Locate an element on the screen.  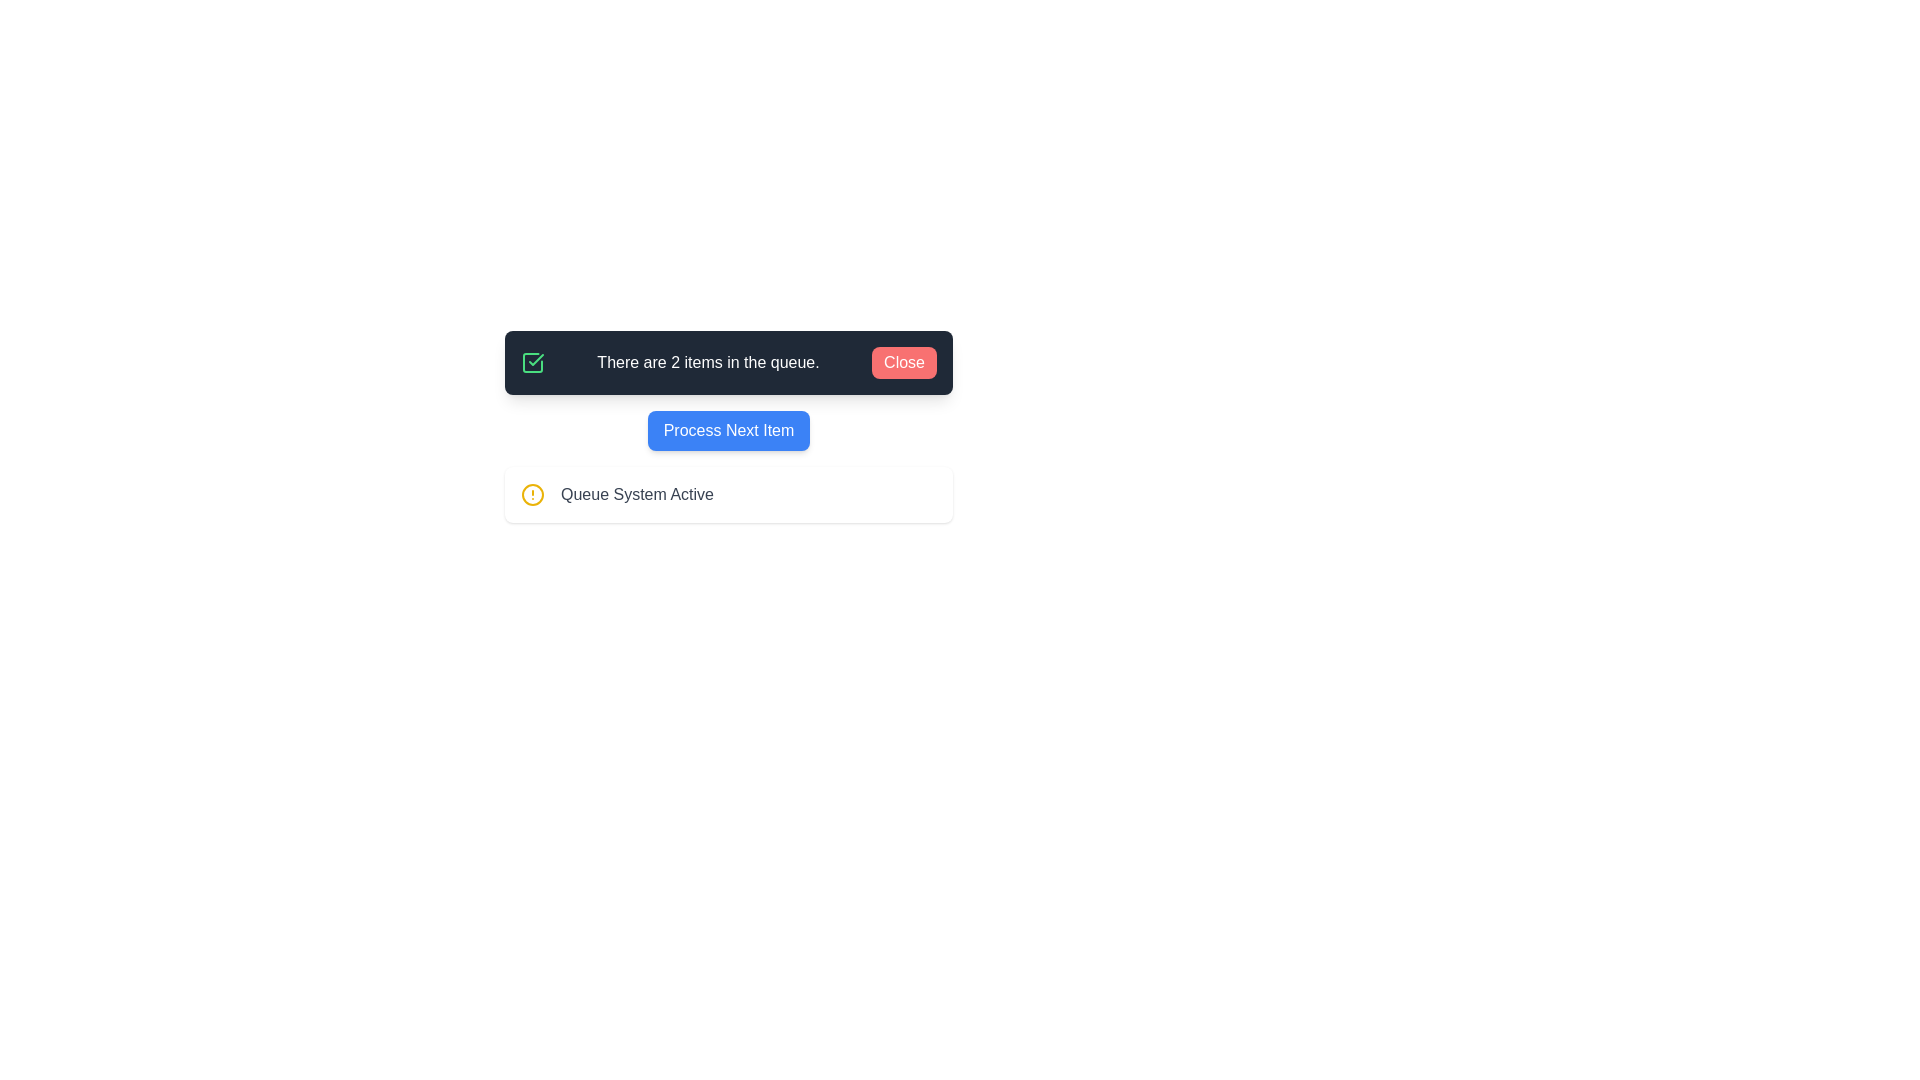
the text displayed in the snackbar to determine the current queue status is located at coordinates (728, 362).